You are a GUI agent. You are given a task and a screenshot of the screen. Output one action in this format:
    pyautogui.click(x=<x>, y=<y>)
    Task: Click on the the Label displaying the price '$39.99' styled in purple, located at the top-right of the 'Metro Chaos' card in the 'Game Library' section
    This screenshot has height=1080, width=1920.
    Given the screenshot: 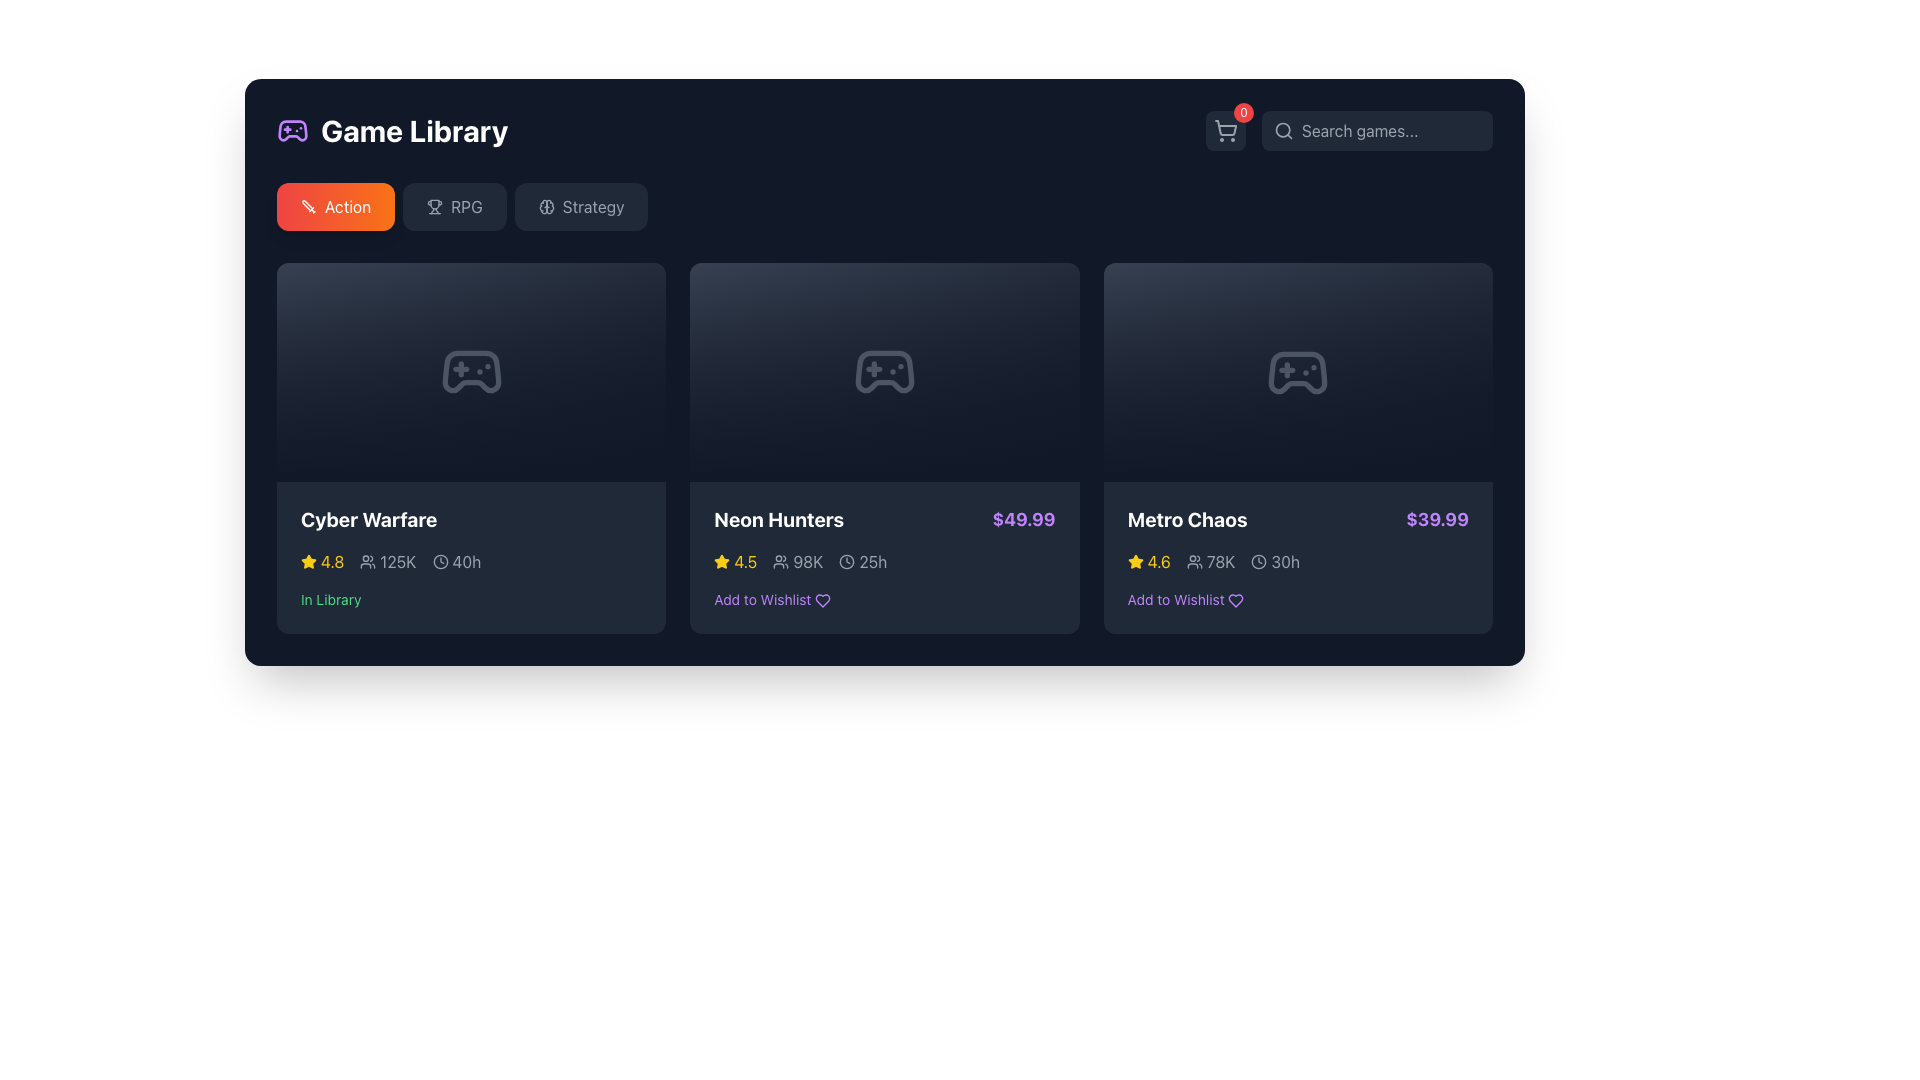 What is the action you would take?
    pyautogui.click(x=1436, y=519)
    